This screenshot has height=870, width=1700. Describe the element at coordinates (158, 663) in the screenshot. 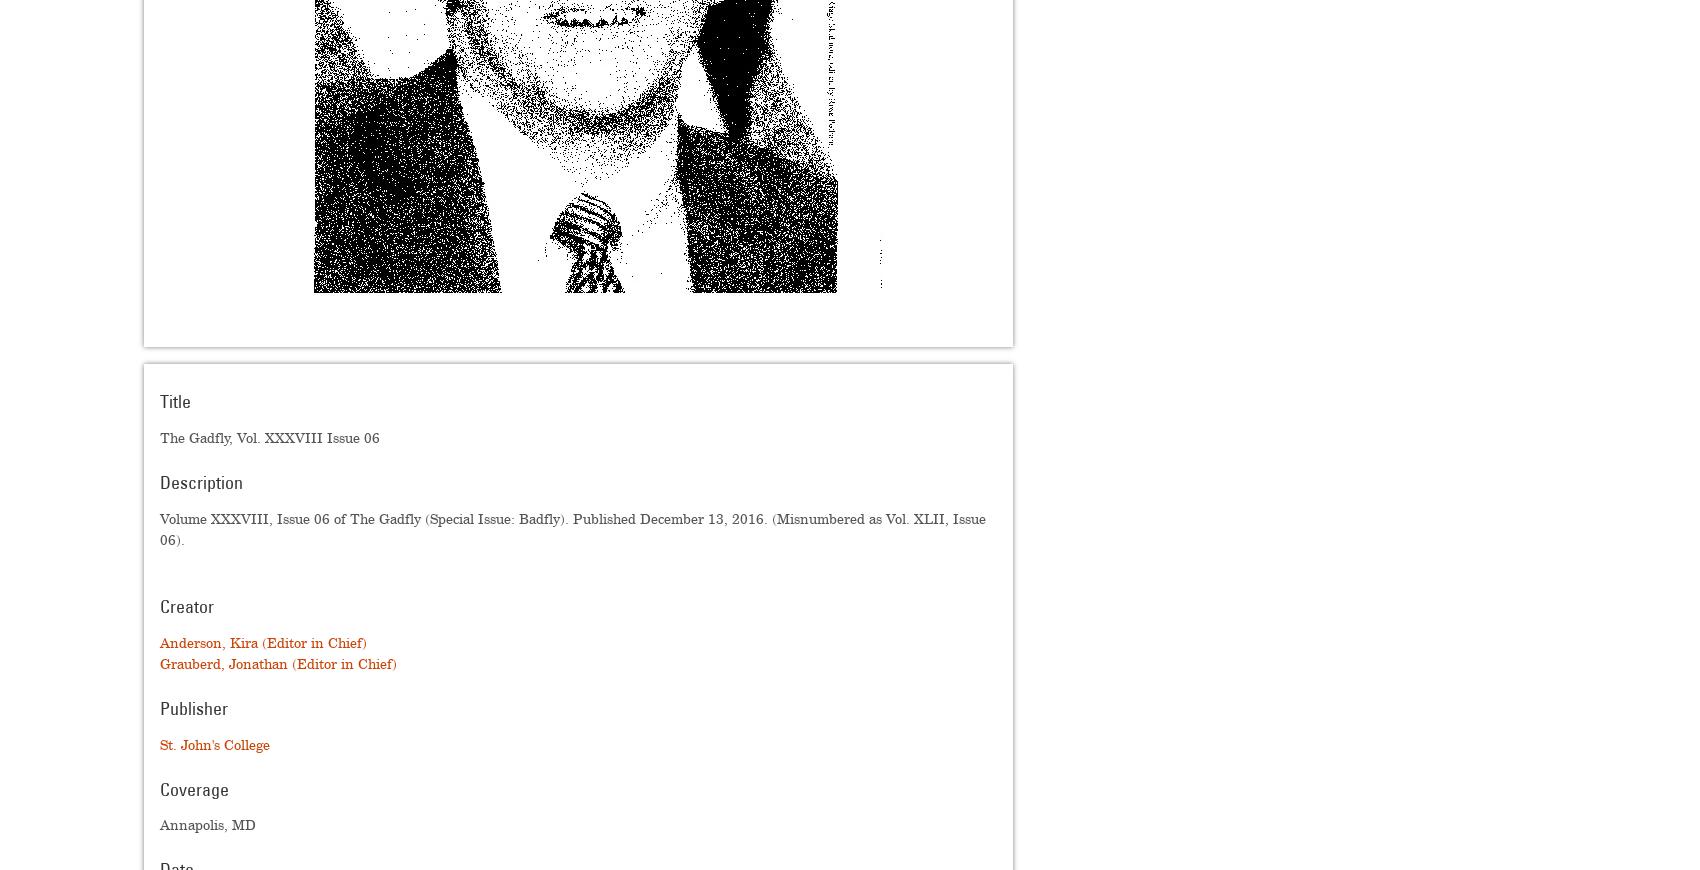

I see `'Grauberd, Jonathan (Editor in Chief)'` at that location.